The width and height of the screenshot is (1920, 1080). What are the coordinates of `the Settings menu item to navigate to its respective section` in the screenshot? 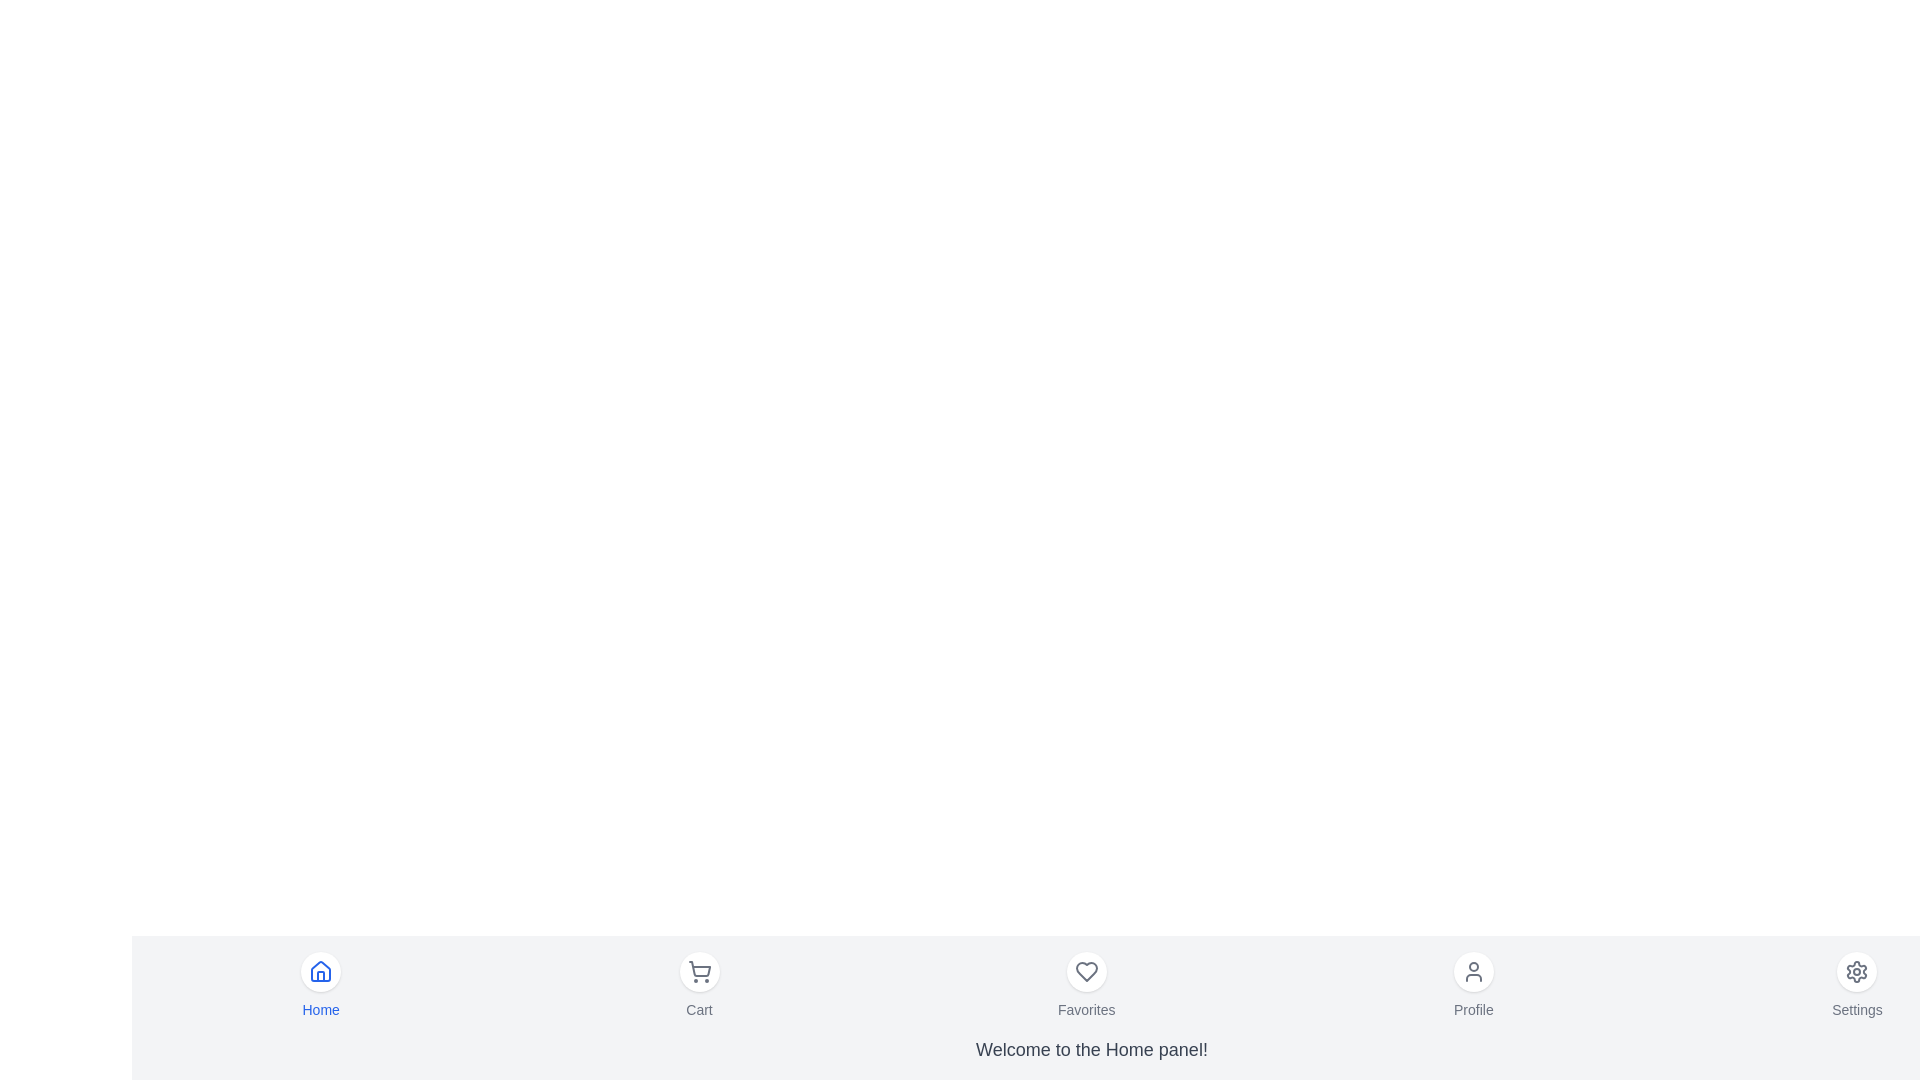 It's located at (1856, 985).